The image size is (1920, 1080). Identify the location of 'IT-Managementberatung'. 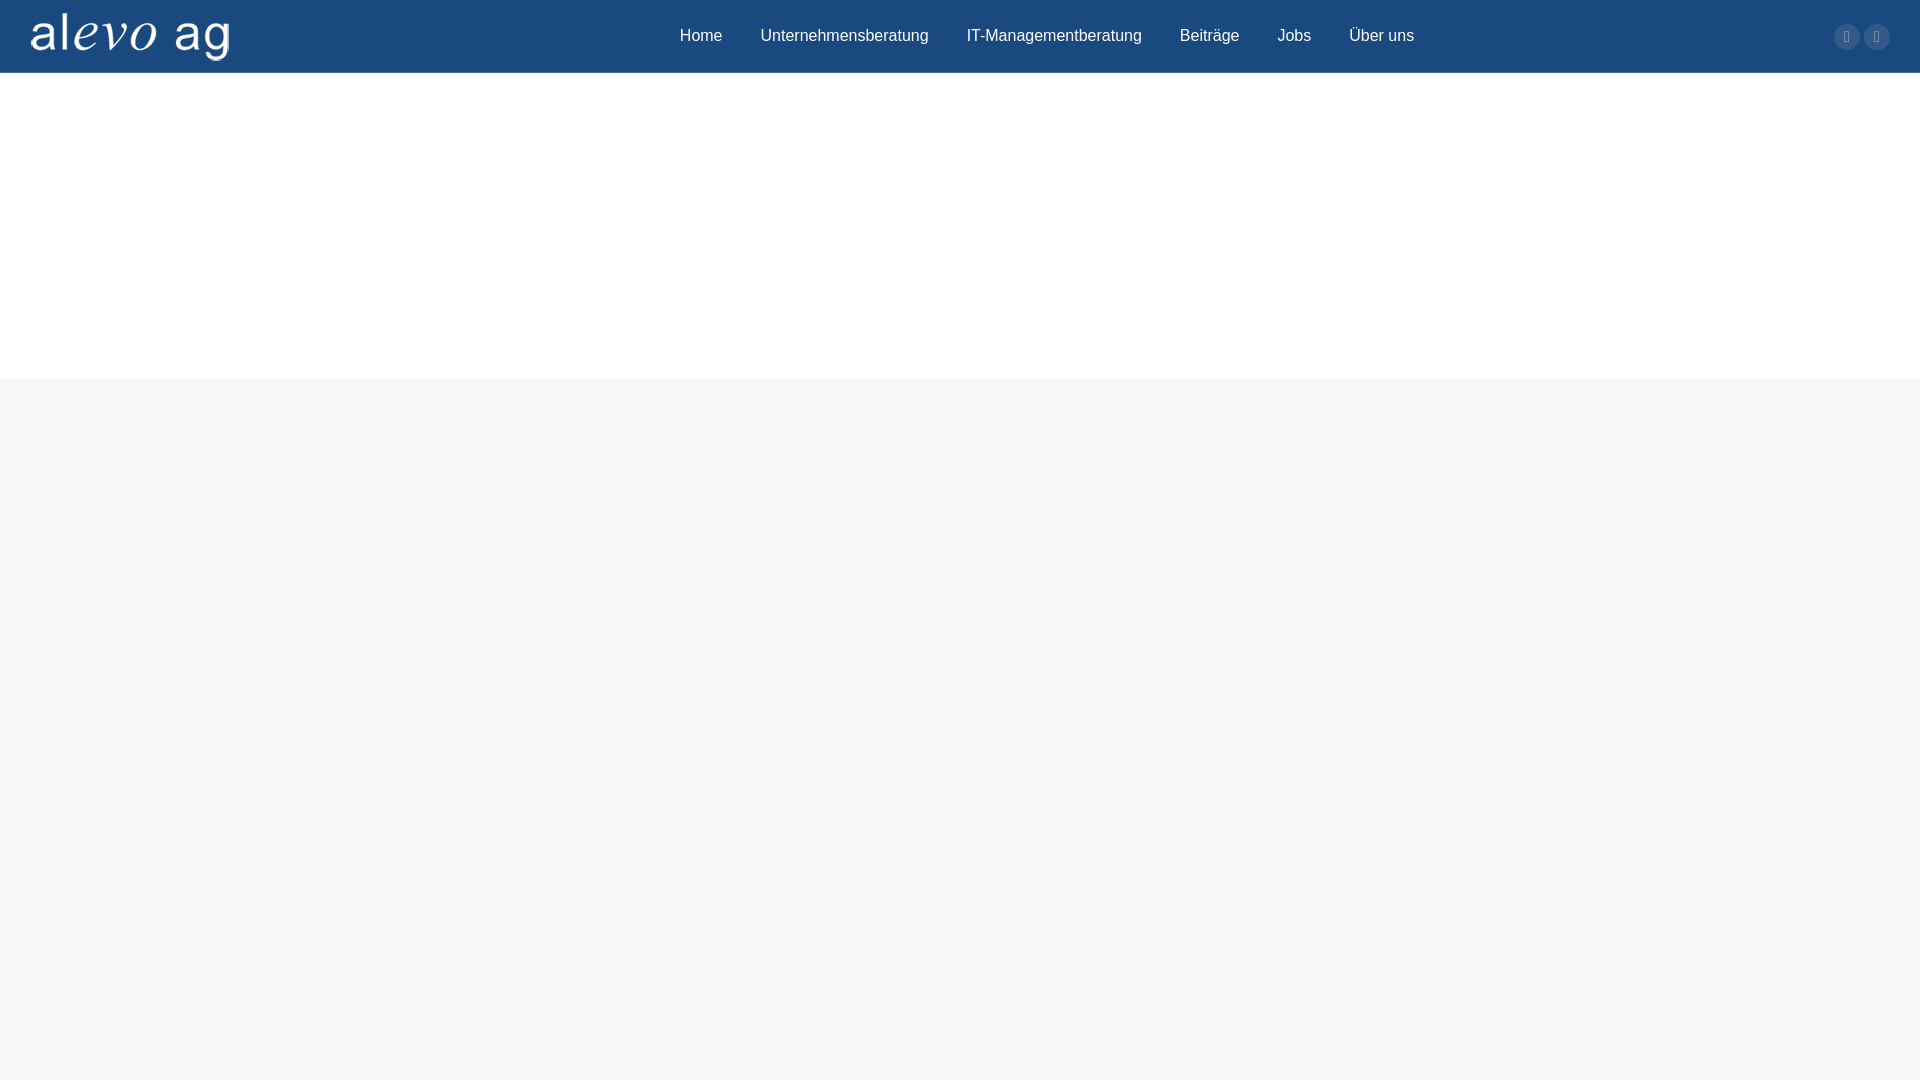
(963, 35).